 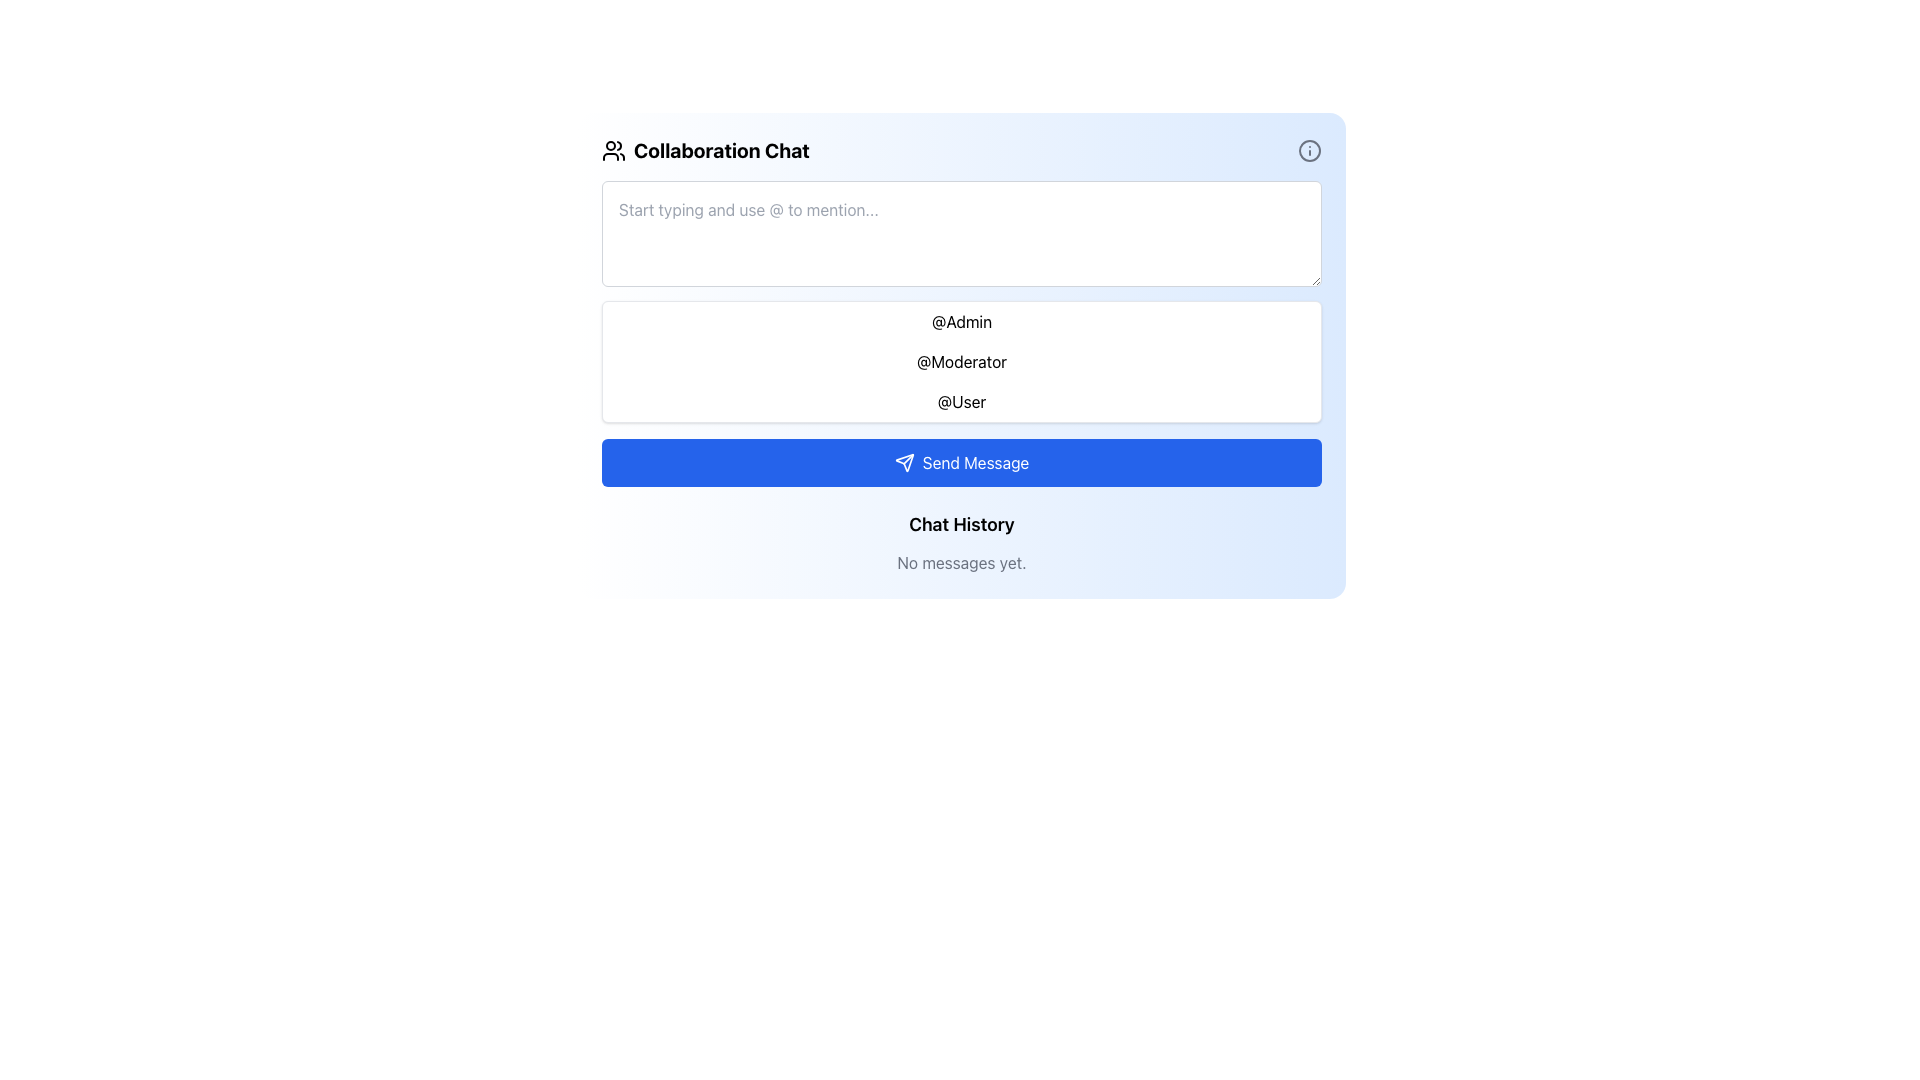 I want to click on the collaboration icon located in the top-left corner of the header bar of the 'Collaboration Chat' section, which visually represents group collaboration, so click(x=613, y=149).